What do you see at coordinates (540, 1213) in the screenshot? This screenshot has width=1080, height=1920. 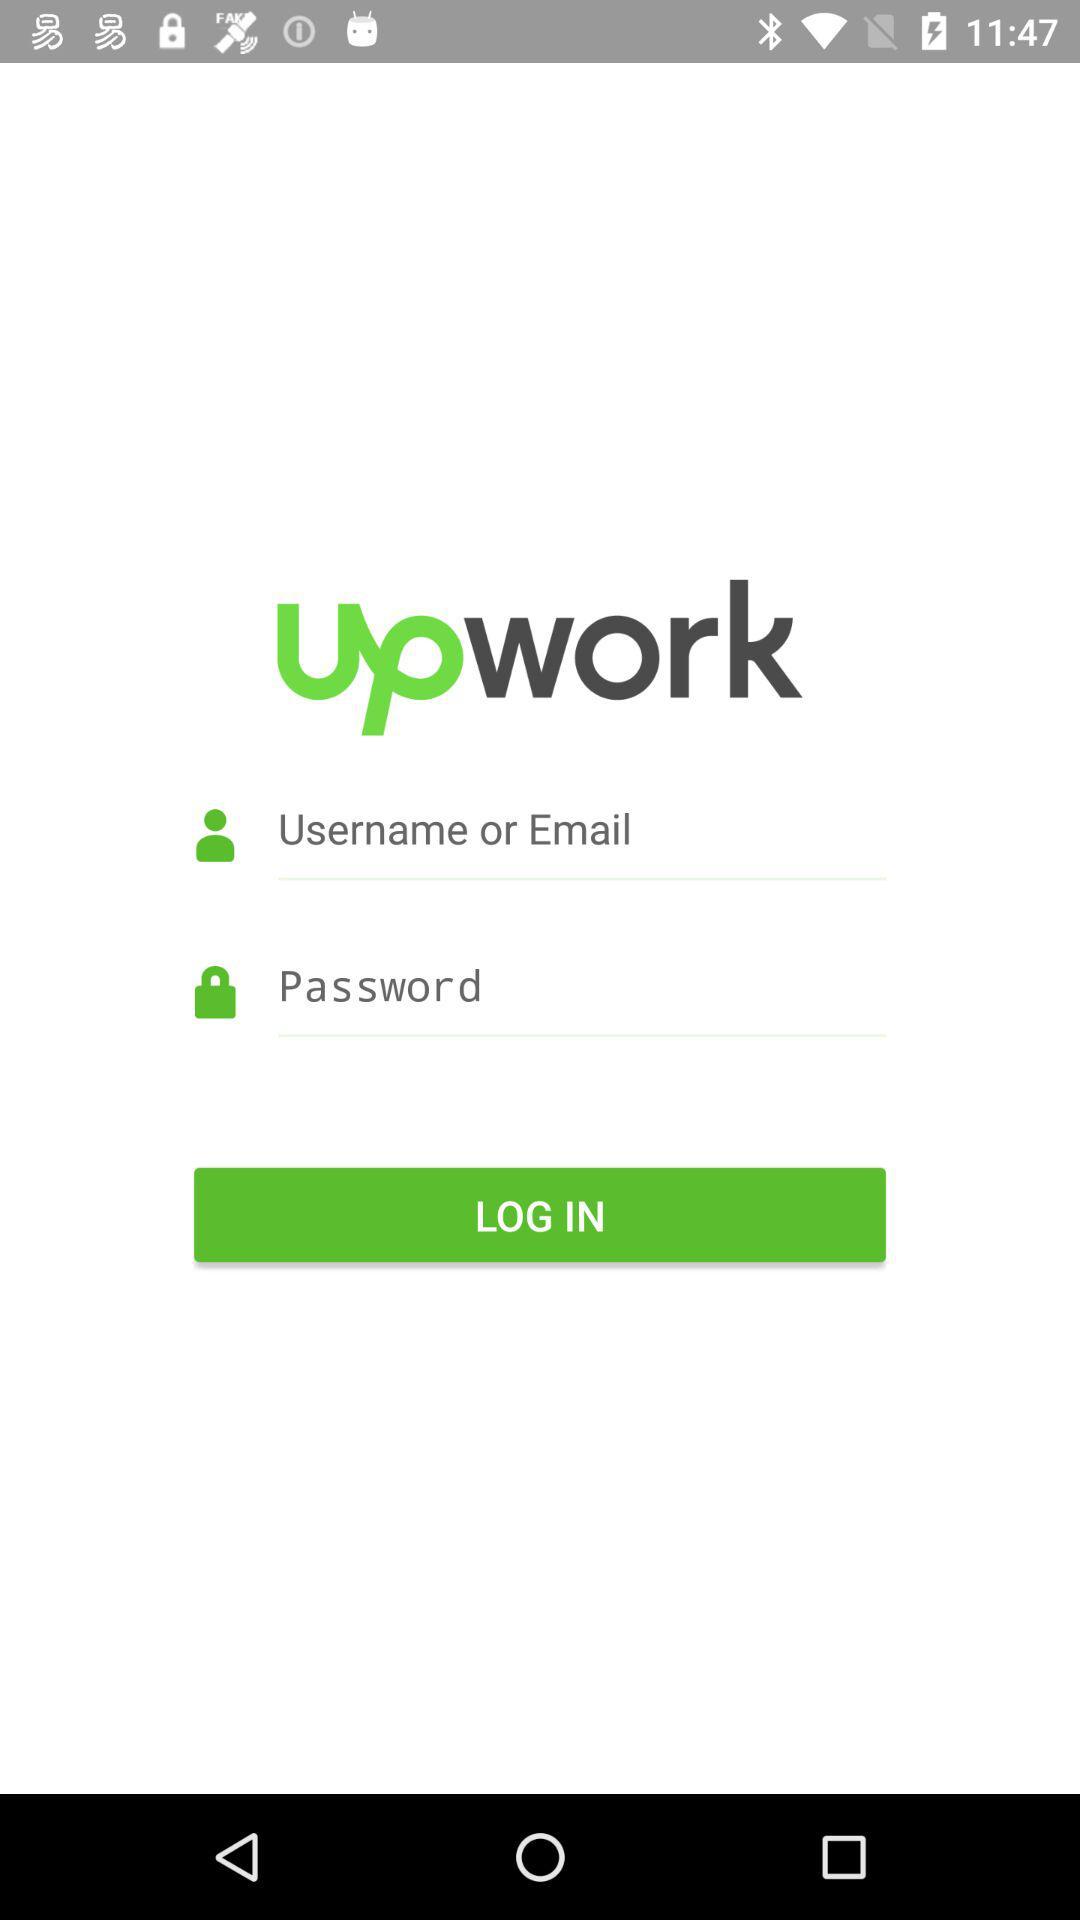 I see `log in icon` at bounding box center [540, 1213].